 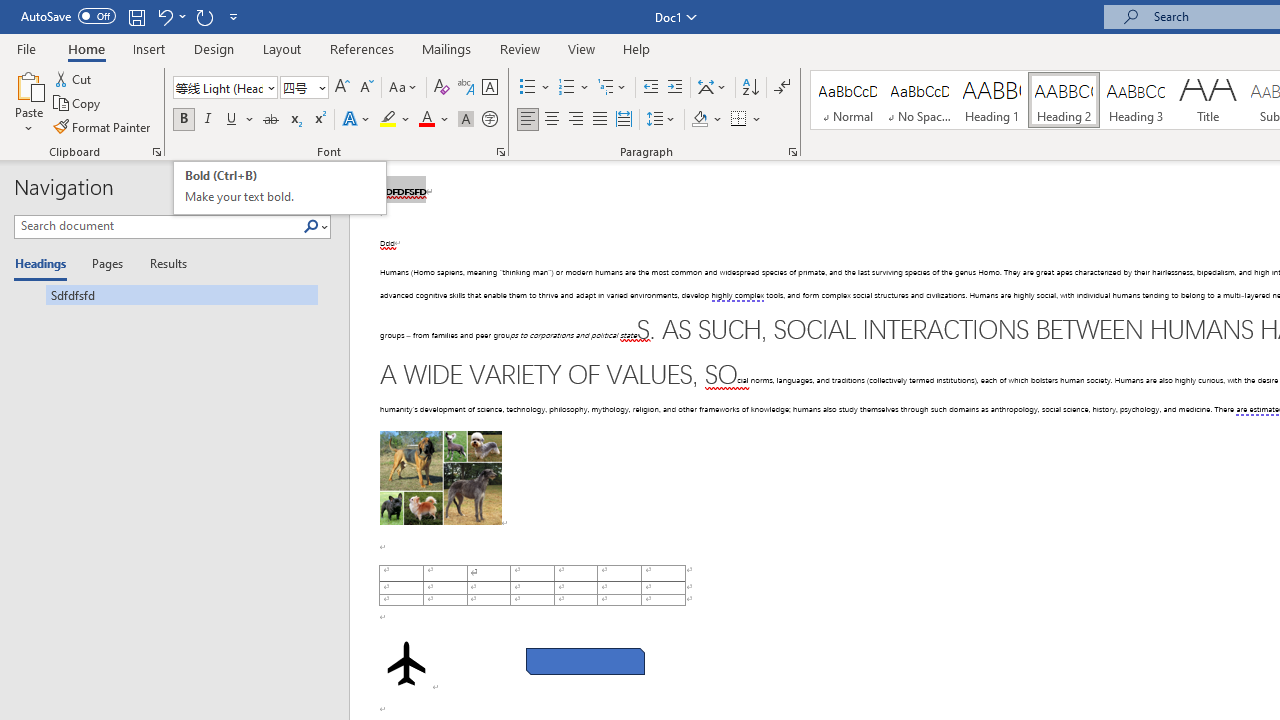 I want to click on 'Text Highlight Color Yellow', so click(x=388, y=119).